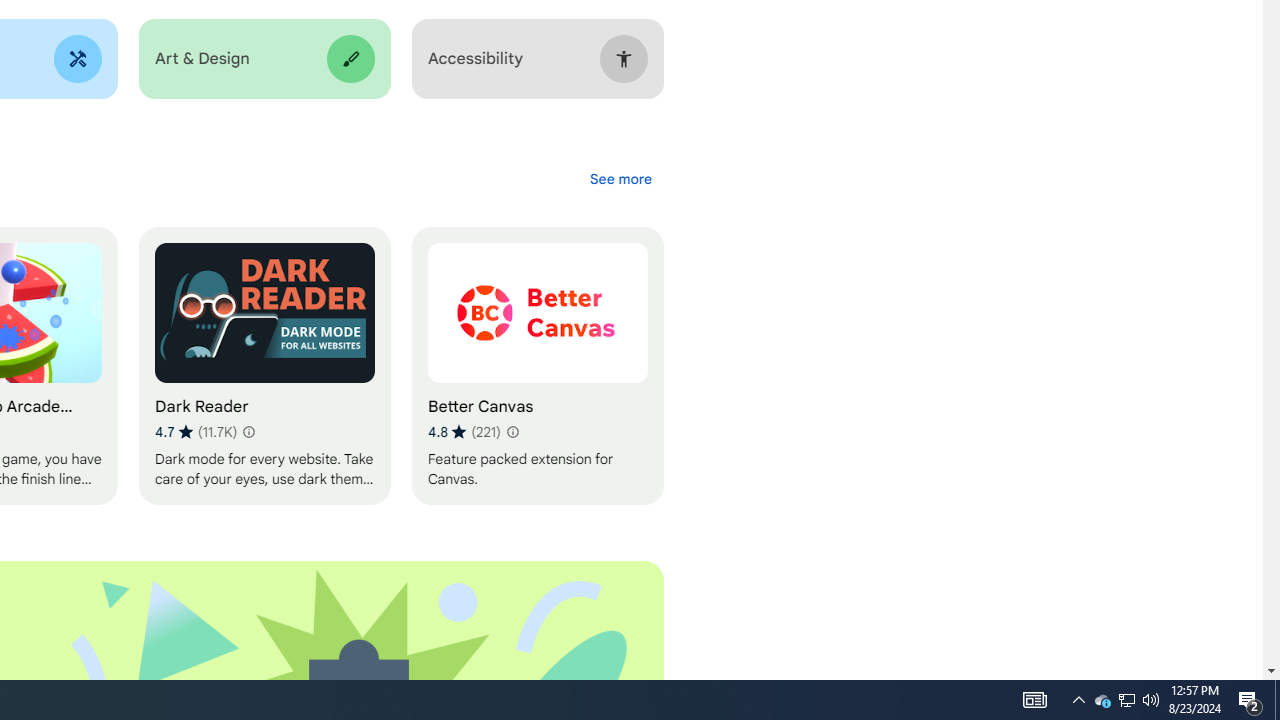  What do you see at coordinates (537, 366) in the screenshot?
I see `'Better Canvas'` at bounding box center [537, 366].